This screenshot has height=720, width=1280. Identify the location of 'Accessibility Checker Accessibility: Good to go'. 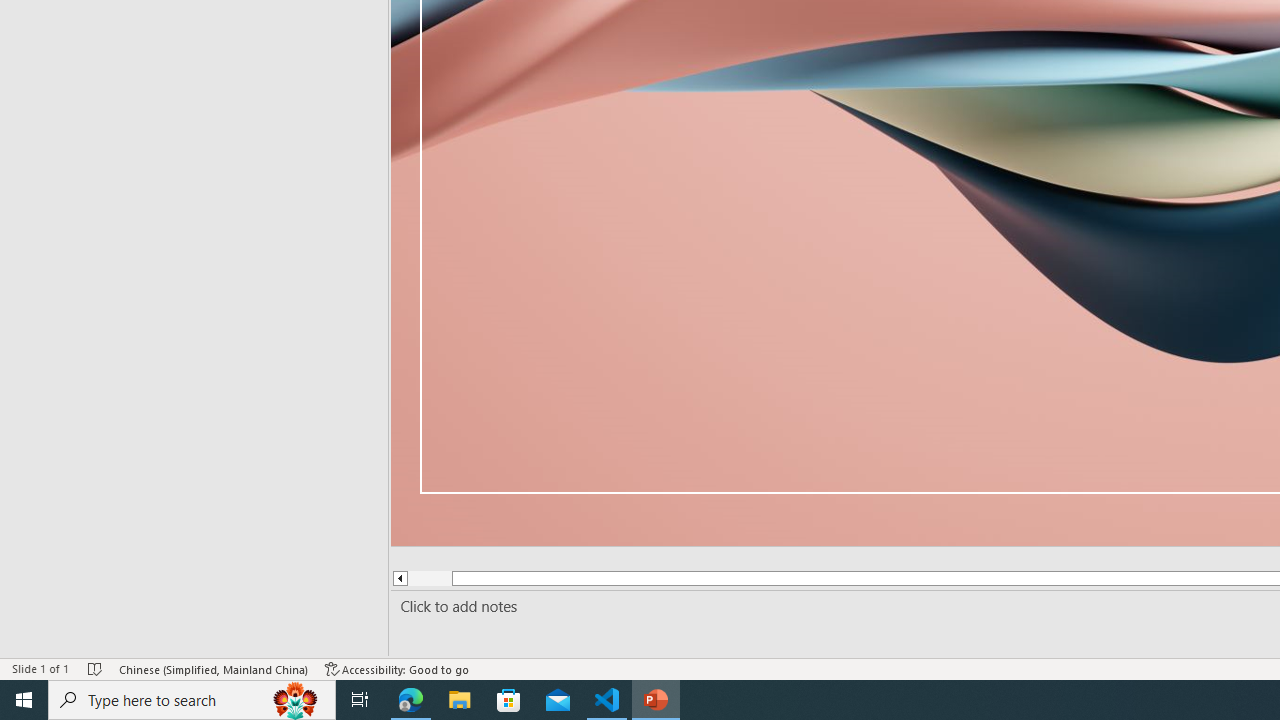
(397, 669).